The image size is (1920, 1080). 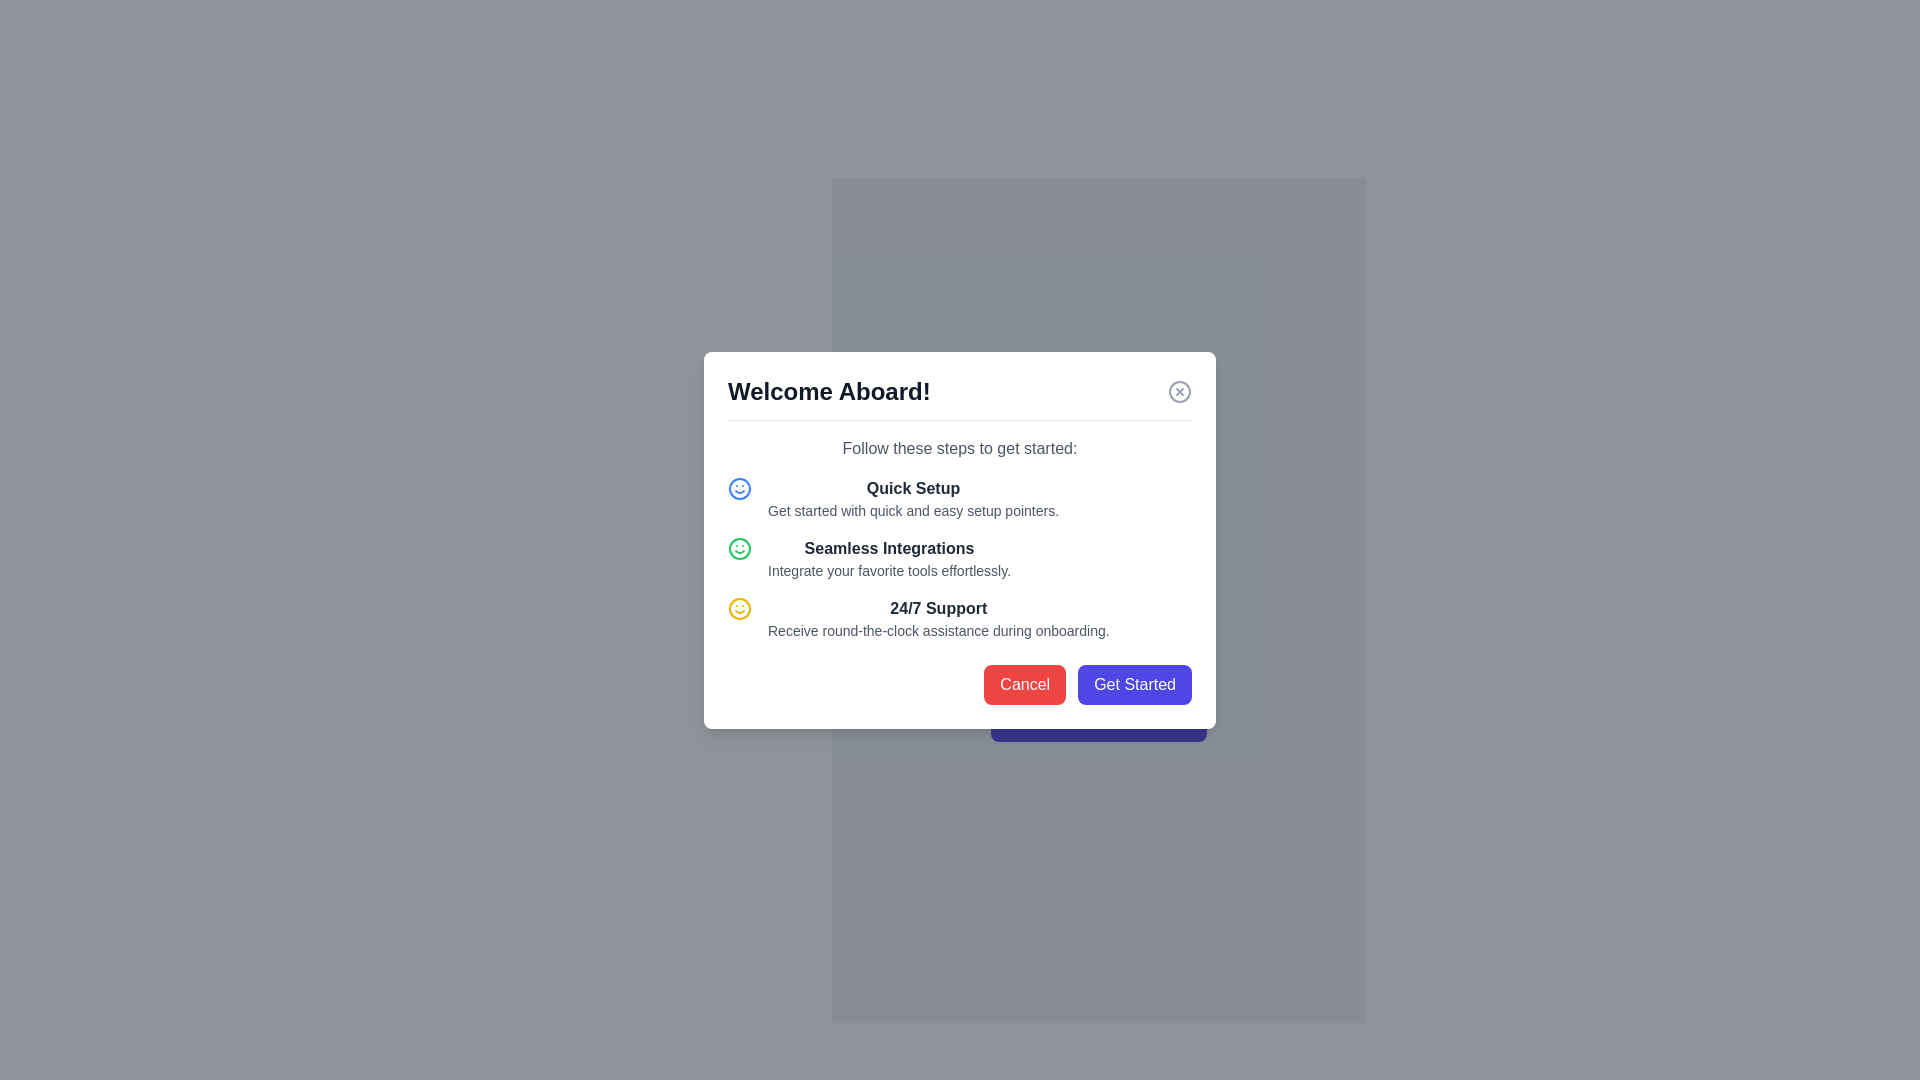 I want to click on the button labeled 'Open Onboarding Modal', so click(x=1098, y=716).